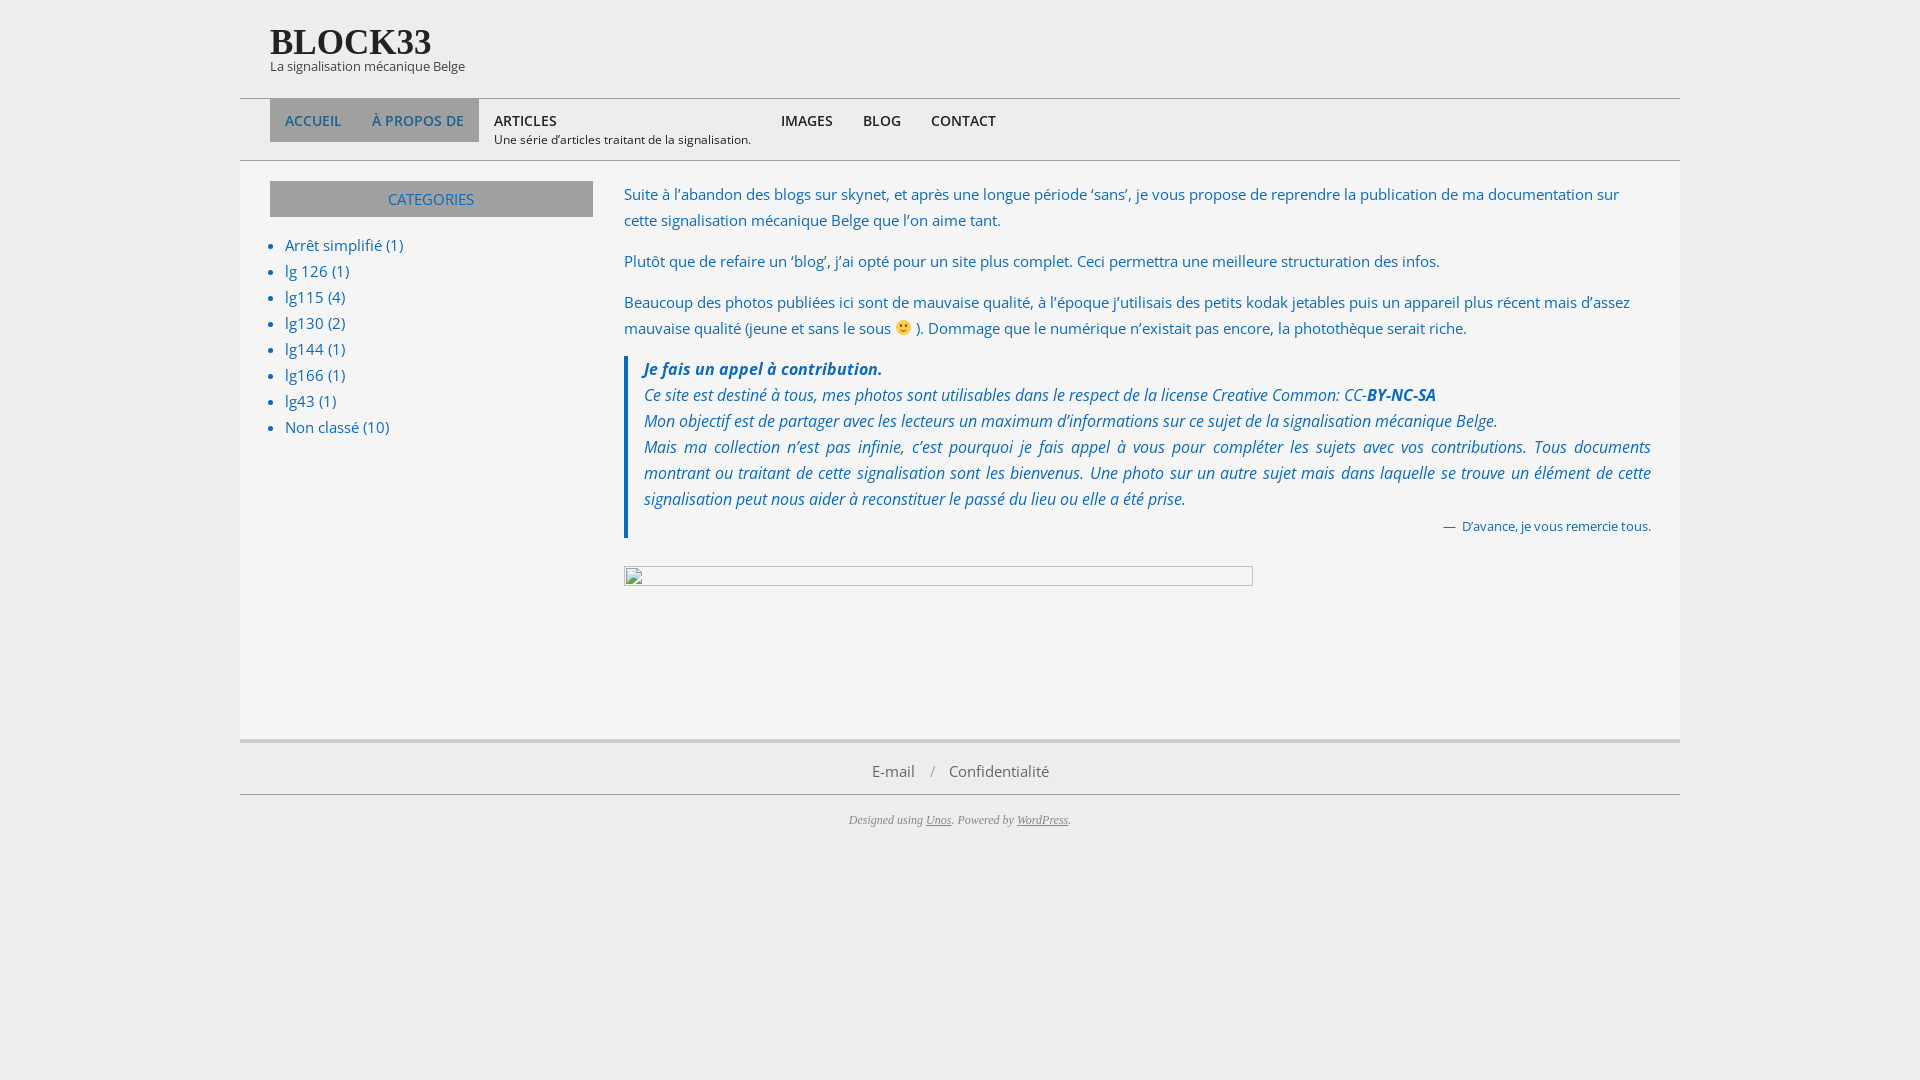  What do you see at coordinates (892, 769) in the screenshot?
I see `'E-mail'` at bounding box center [892, 769].